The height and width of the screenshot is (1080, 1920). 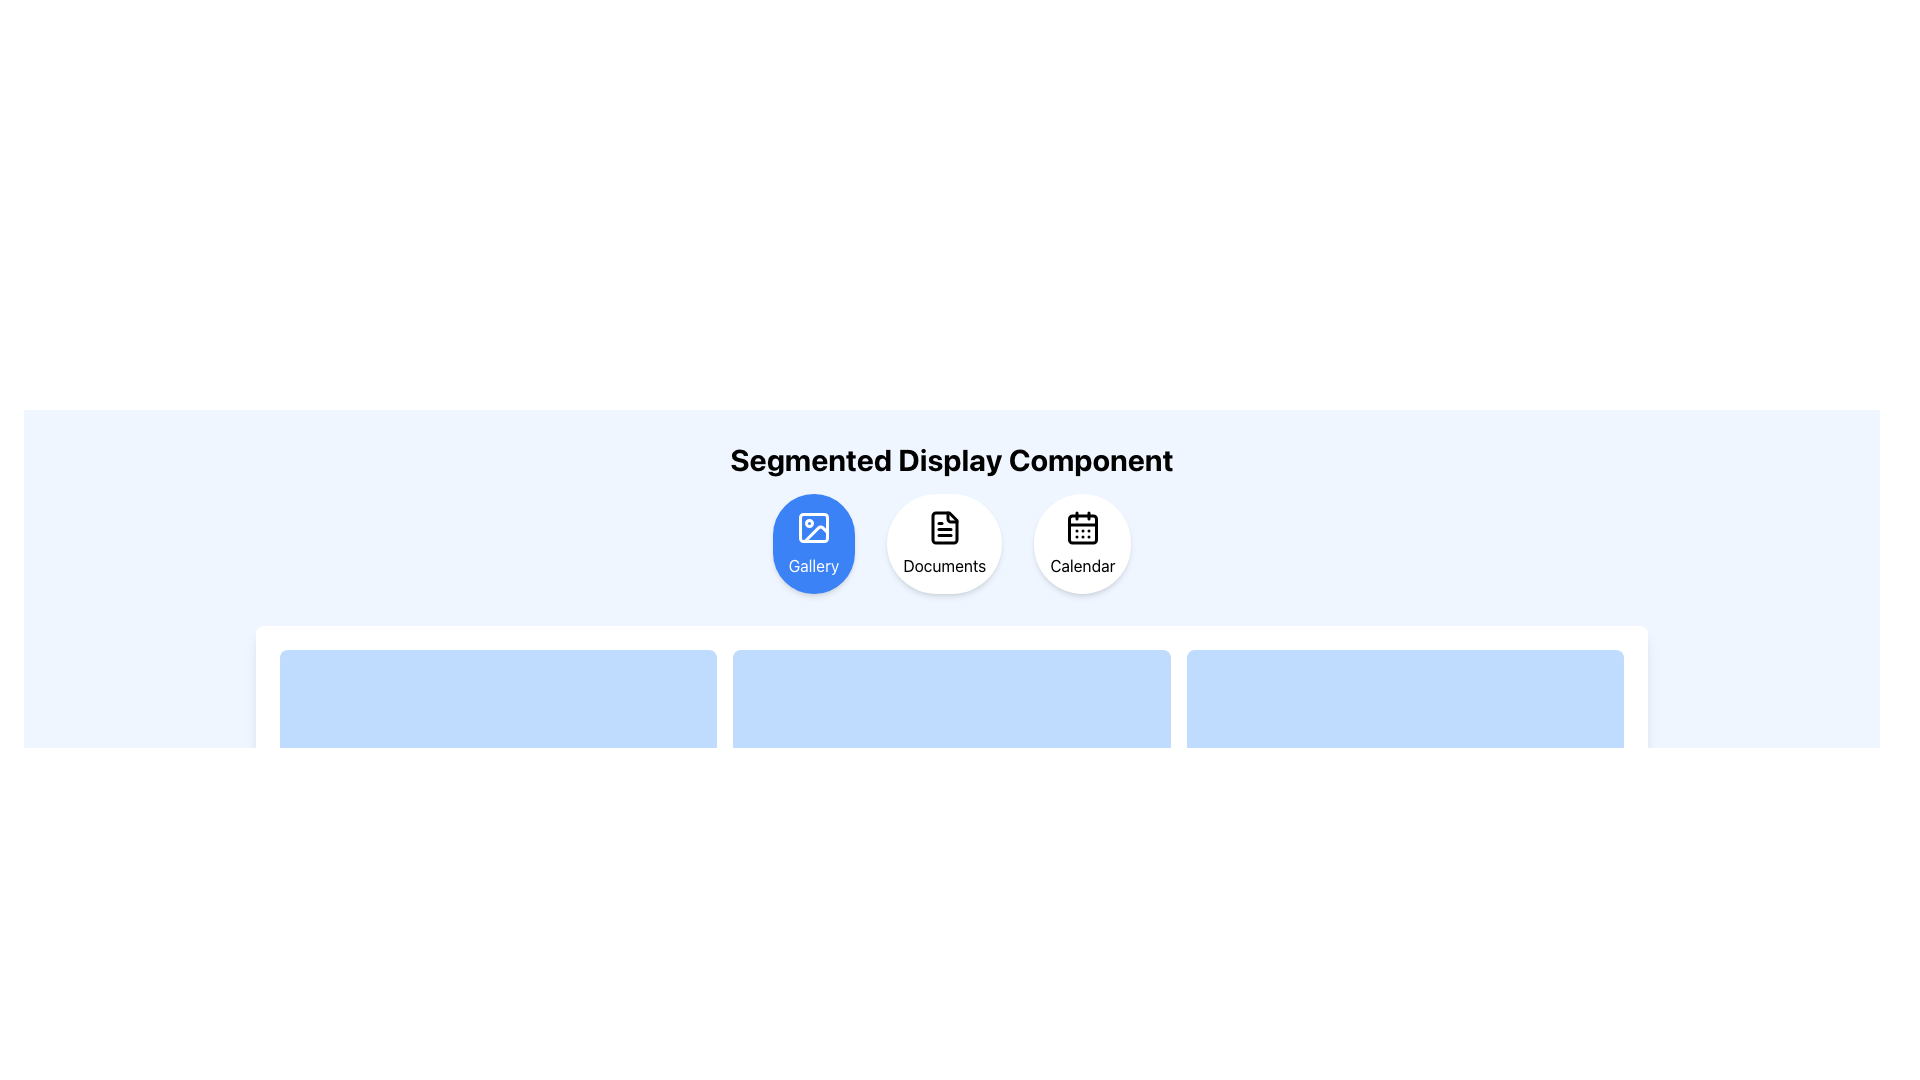 What do you see at coordinates (943, 566) in the screenshot?
I see `the 'Documents' text label, which is styled in black and positioned within a circular button below a document icon` at bounding box center [943, 566].